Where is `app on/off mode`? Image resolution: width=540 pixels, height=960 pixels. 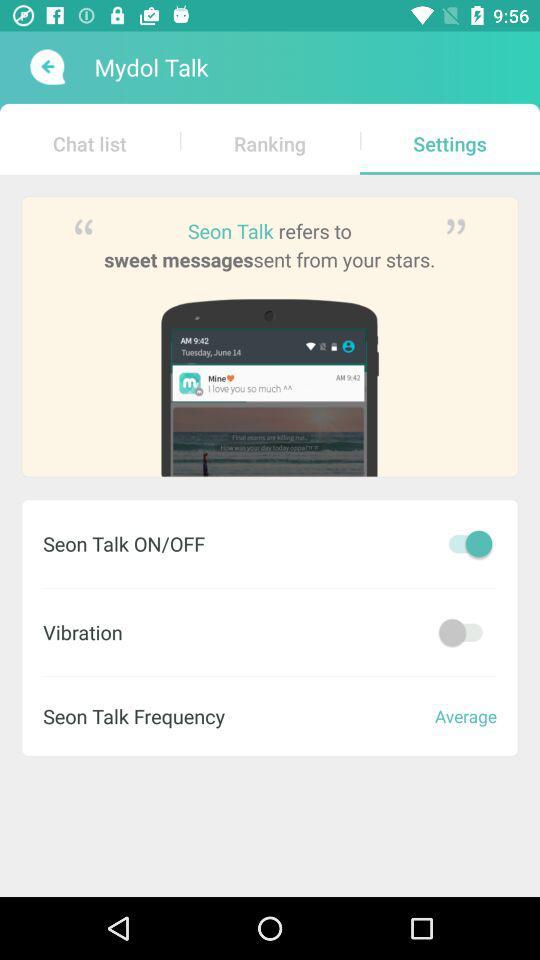
app on/off mode is located at coordinates (465, 631).